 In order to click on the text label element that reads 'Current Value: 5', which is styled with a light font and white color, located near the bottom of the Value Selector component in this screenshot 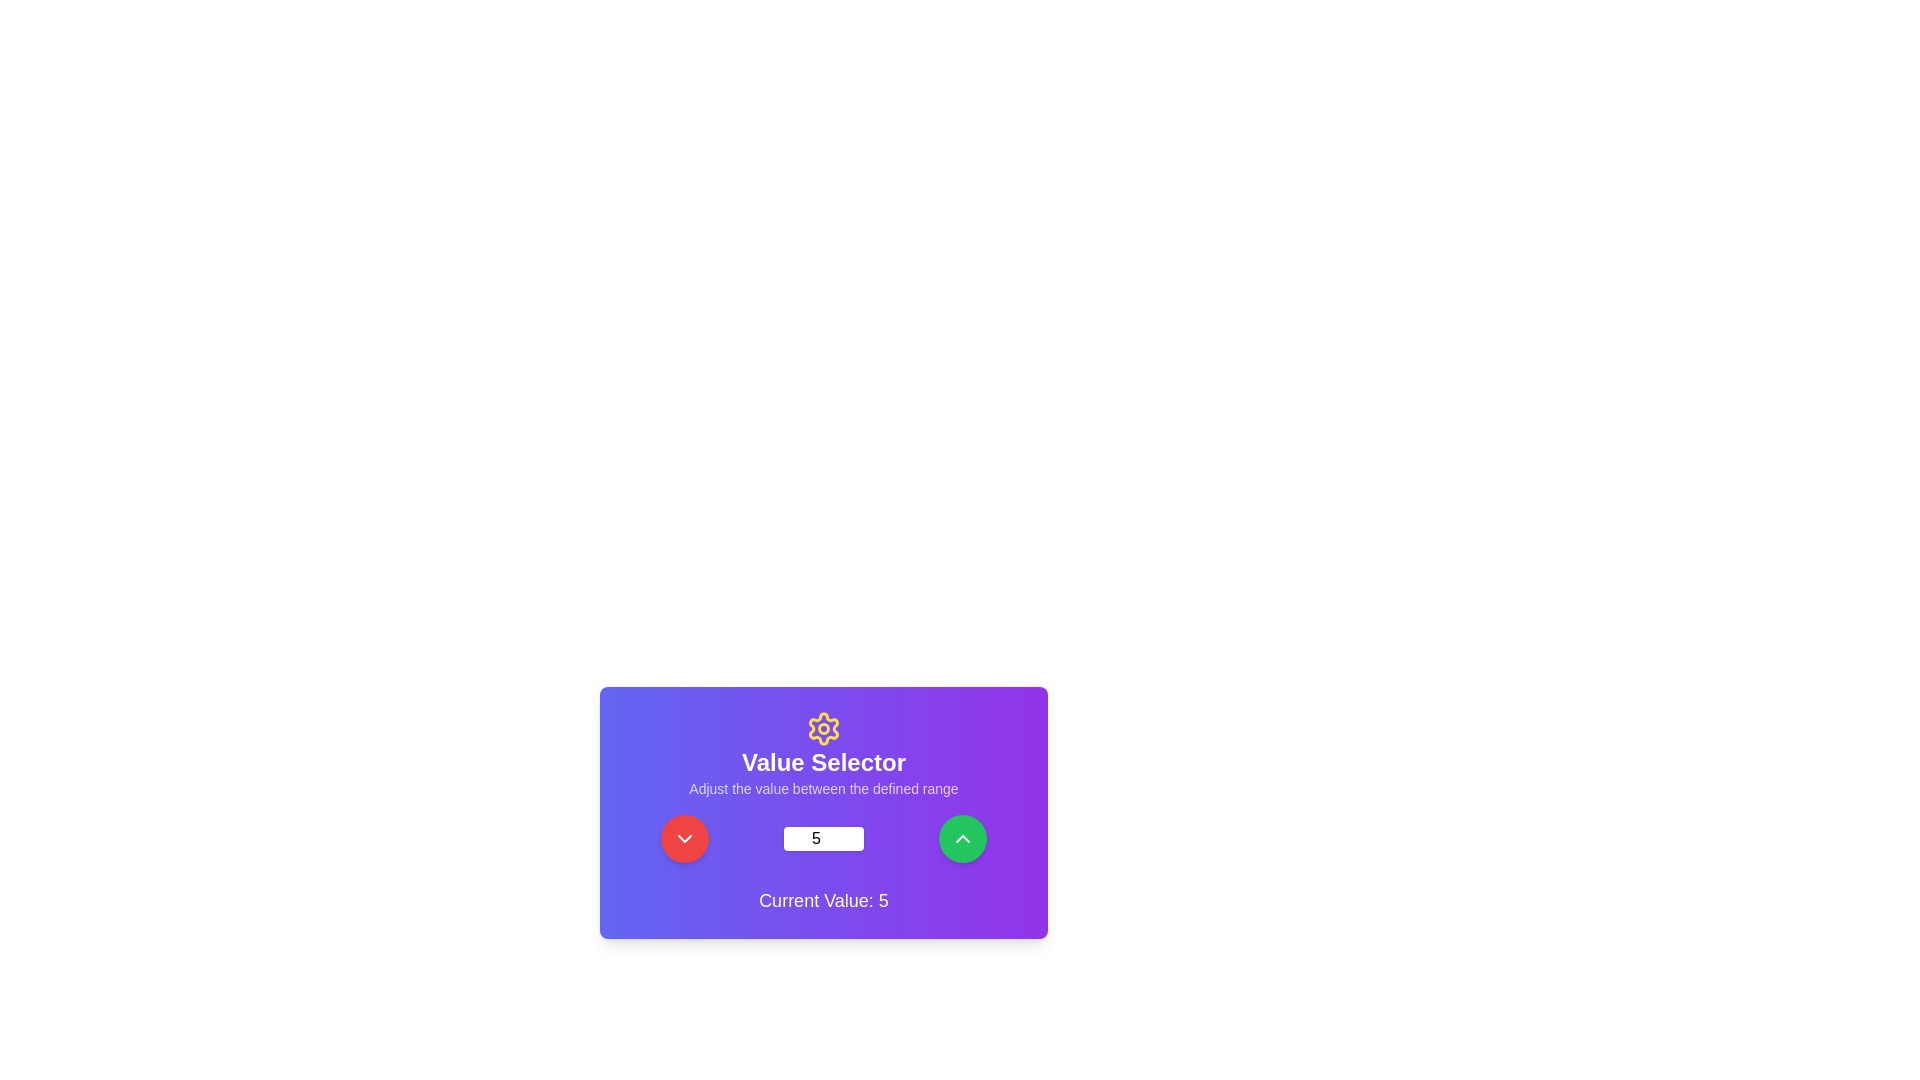, I will do `click(824, 901)`.